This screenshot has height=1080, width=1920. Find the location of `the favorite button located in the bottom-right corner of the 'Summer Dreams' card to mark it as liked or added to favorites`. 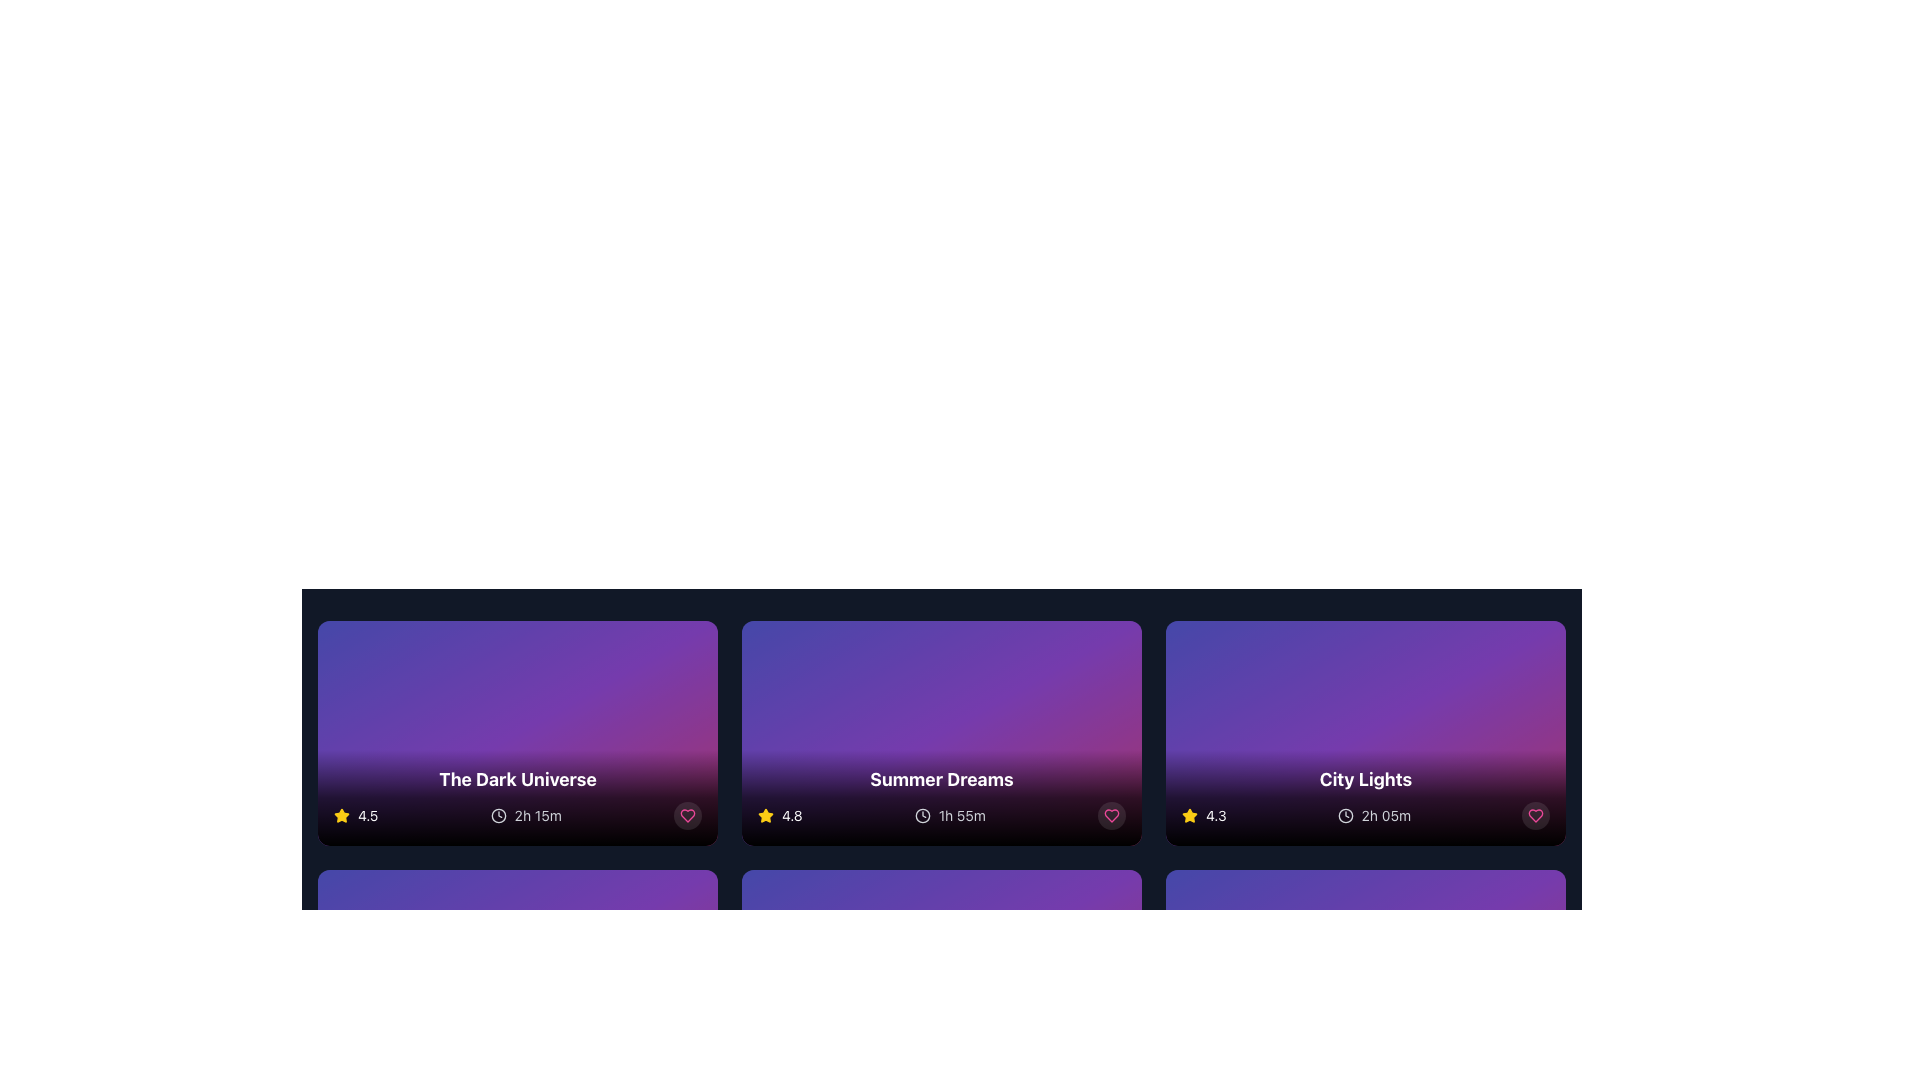

the favorite button located in the bottom-right corner of the 'Summer Dreams' card to mark it as liked or added to favorites is located at coordinates (1111, 816).